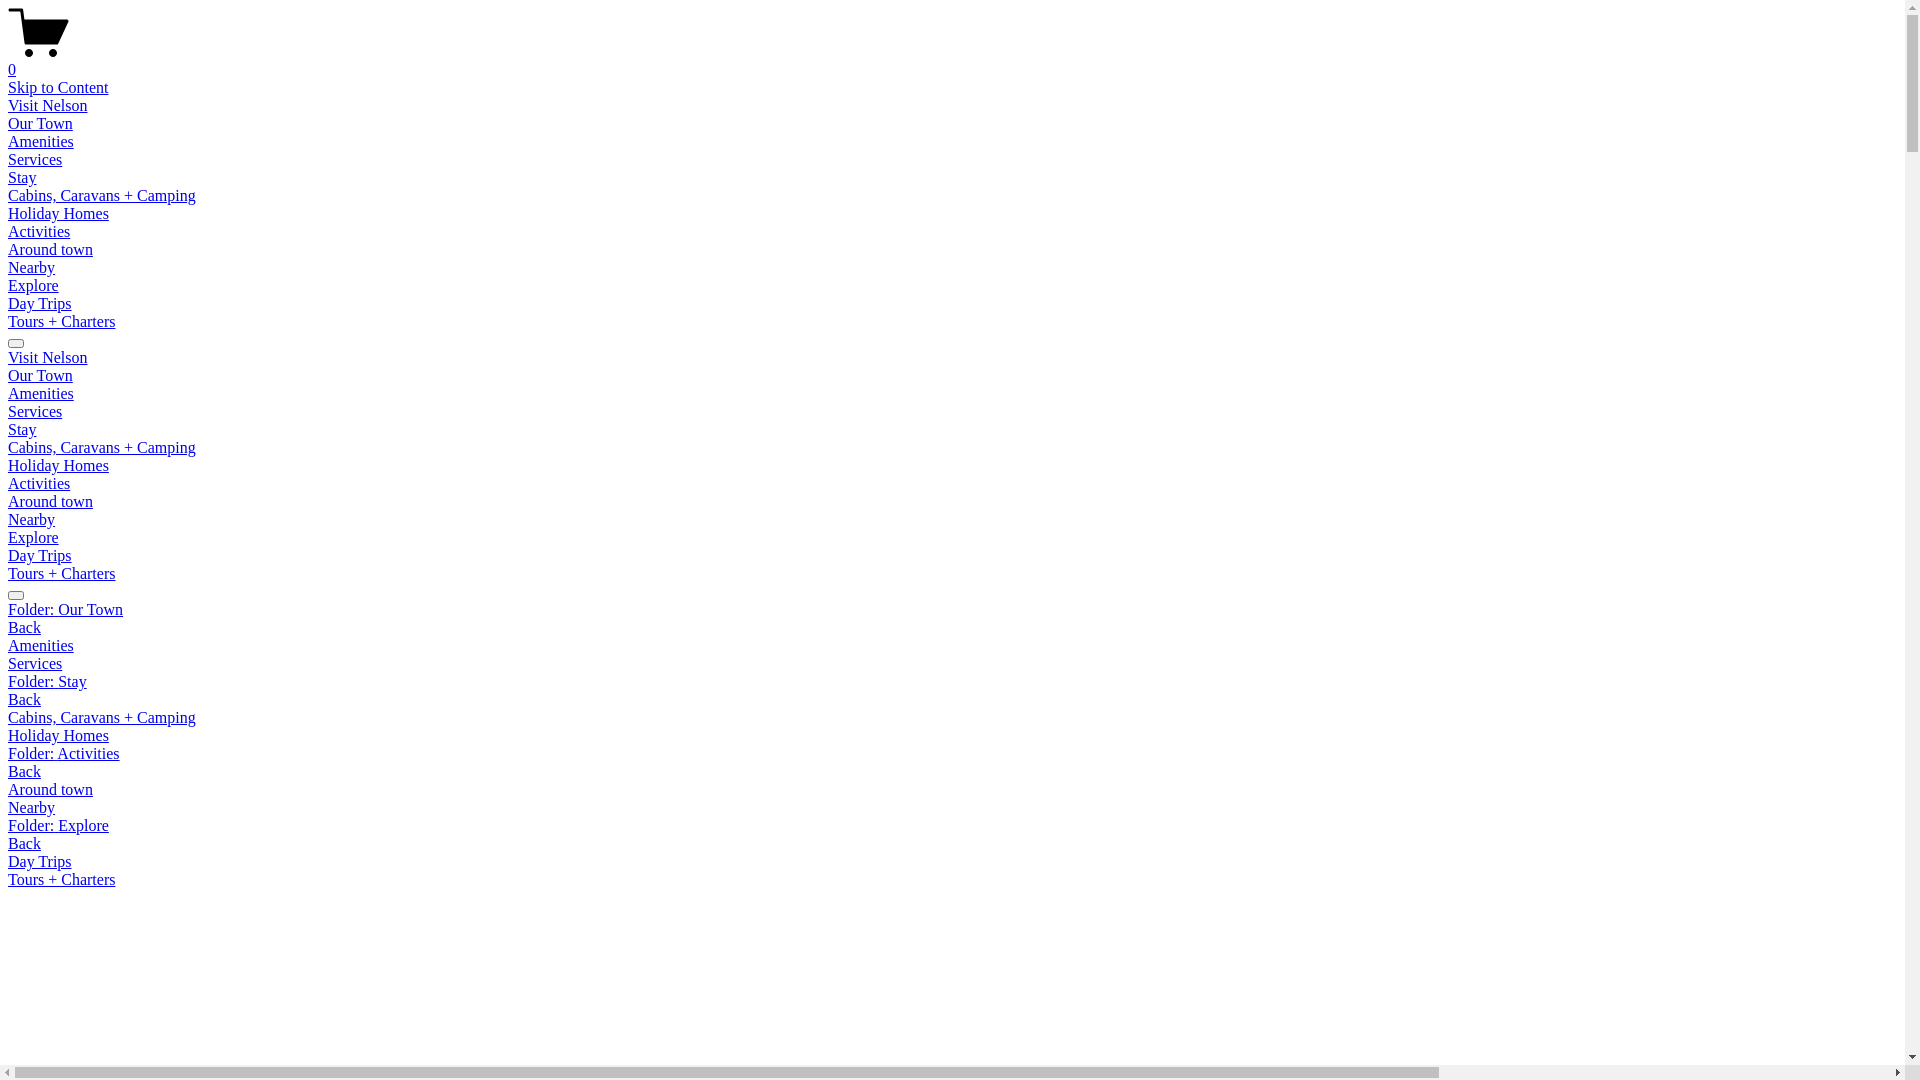  Describe the element at coordinates (8, 753) in the screenshot. I see `'Folder: Activities'` at that location.